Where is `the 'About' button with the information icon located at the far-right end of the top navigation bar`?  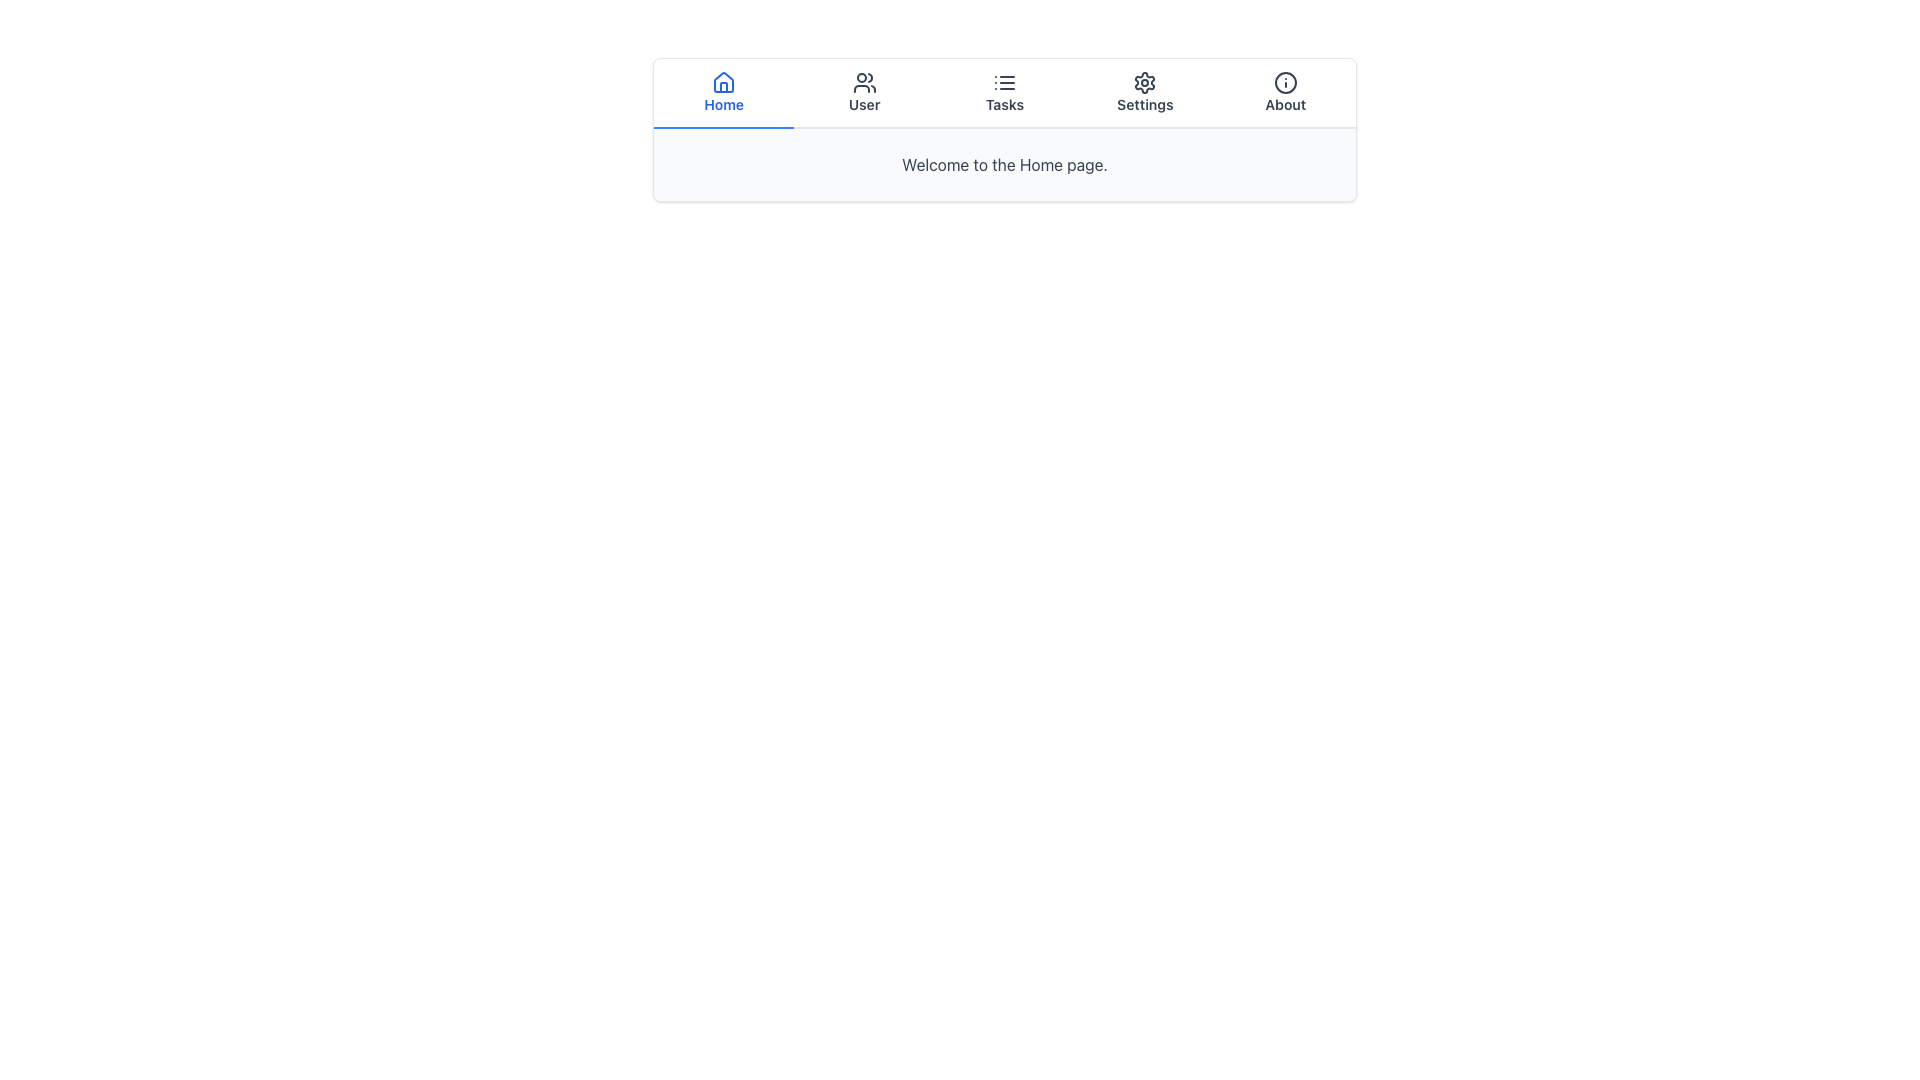
the 'About' button with the information icon located at the far-right end of the top navigation bar is located at coordinates (1285, 93).